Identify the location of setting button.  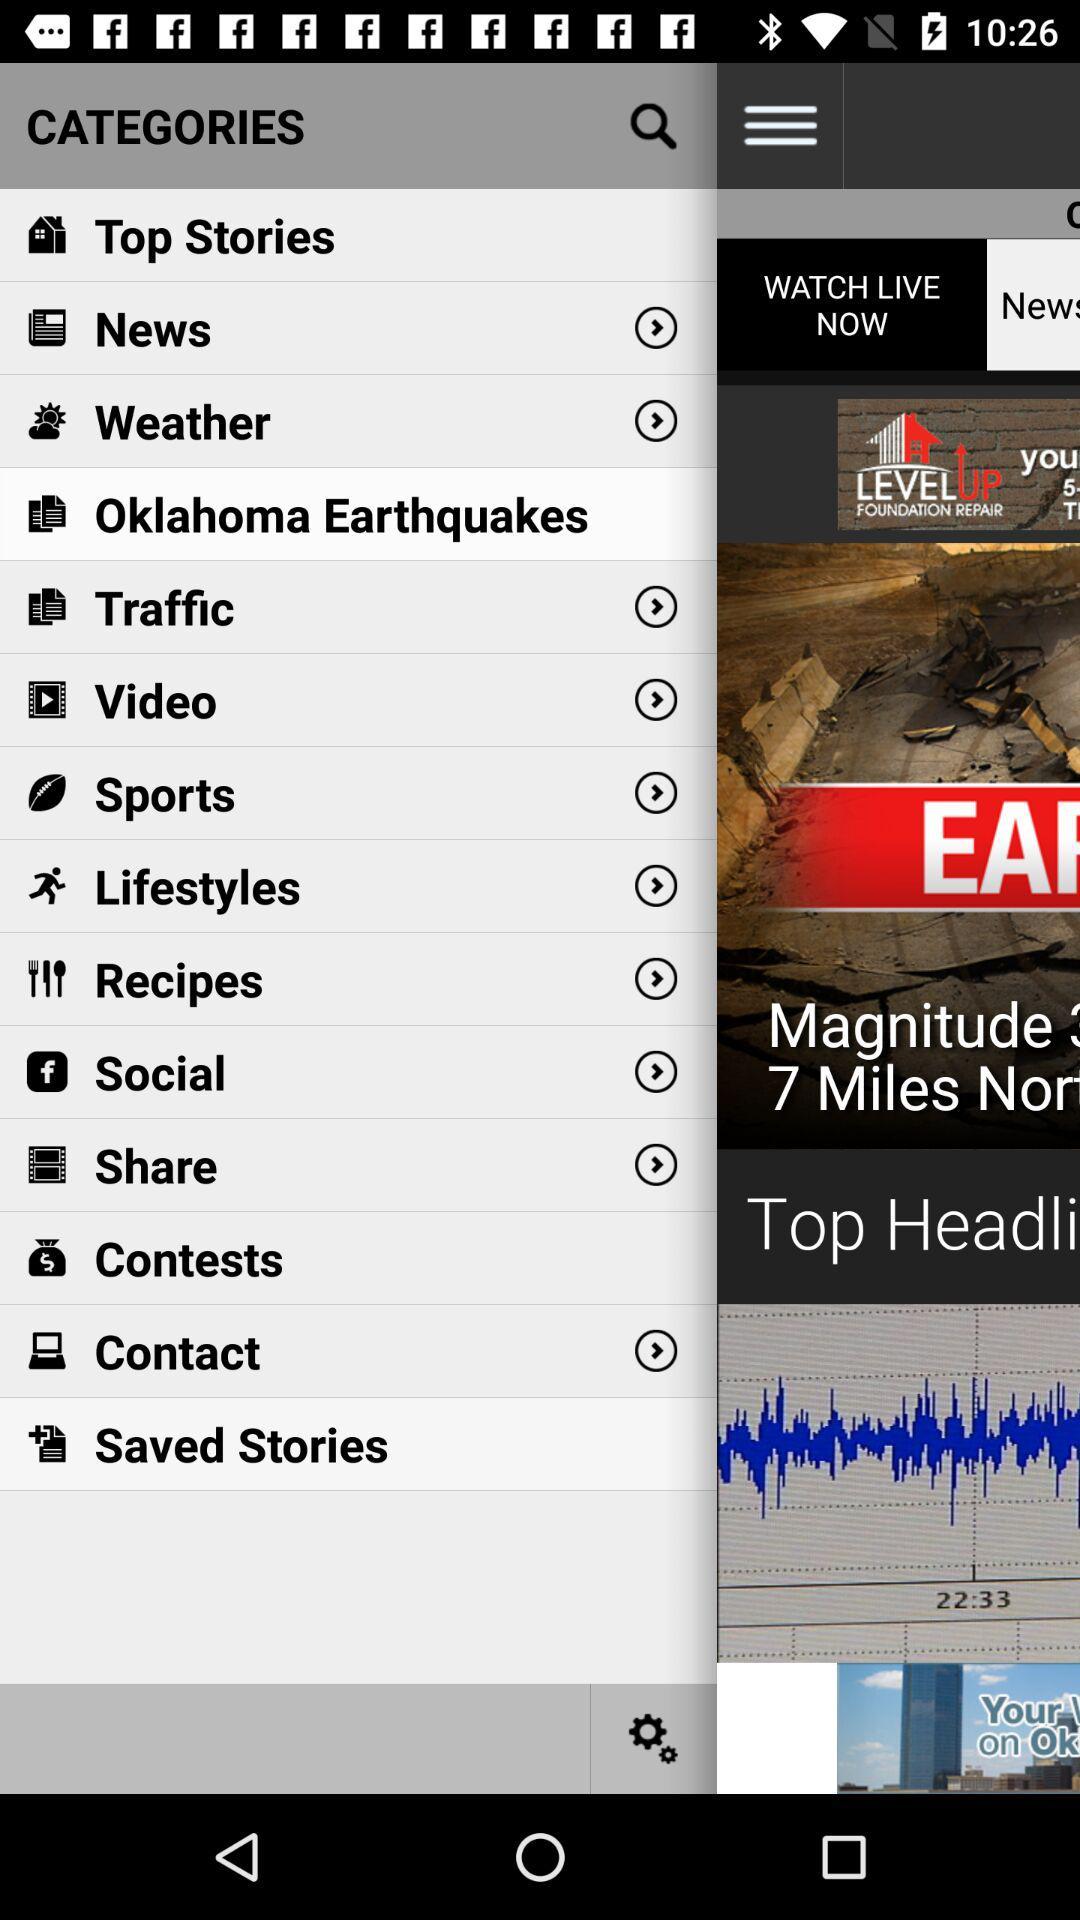
(654, 1737).